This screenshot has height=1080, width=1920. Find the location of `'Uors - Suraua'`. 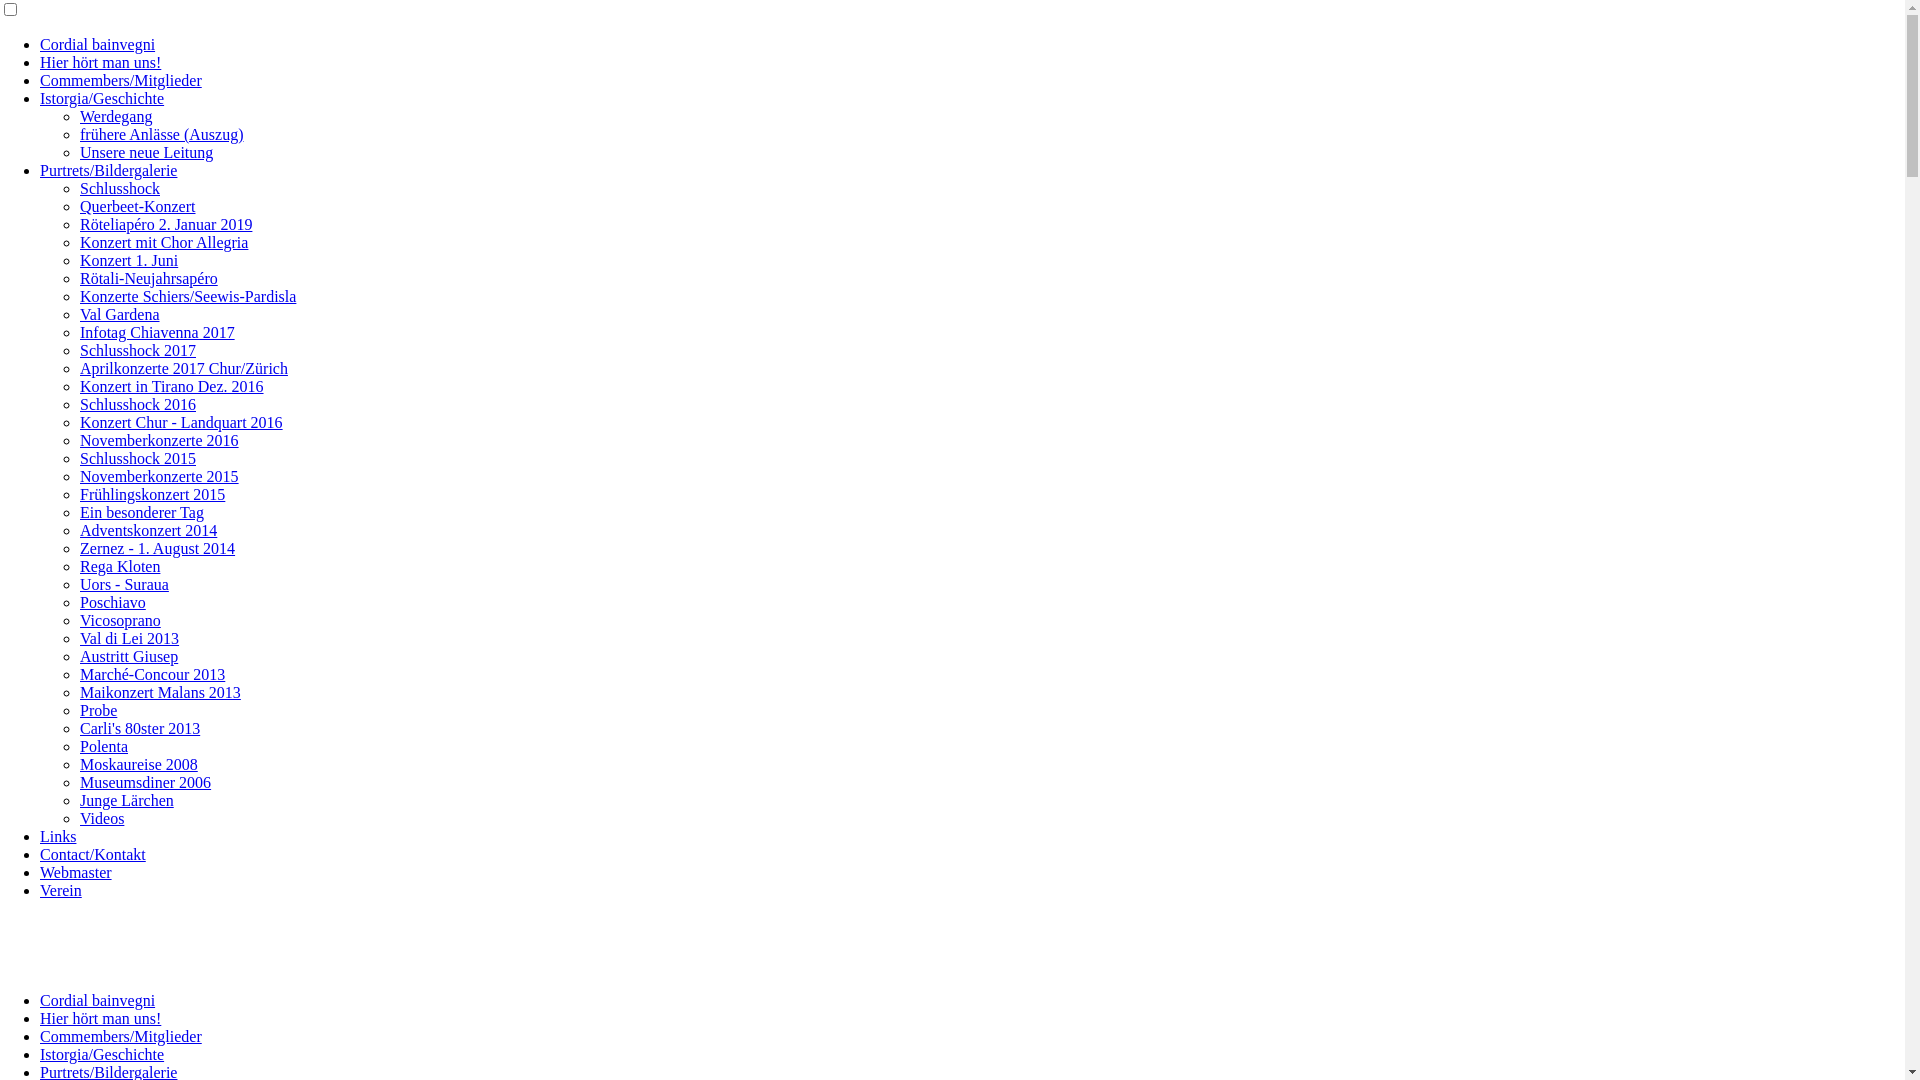

'Uors - Suraua' is located at coordinates (123, 584).